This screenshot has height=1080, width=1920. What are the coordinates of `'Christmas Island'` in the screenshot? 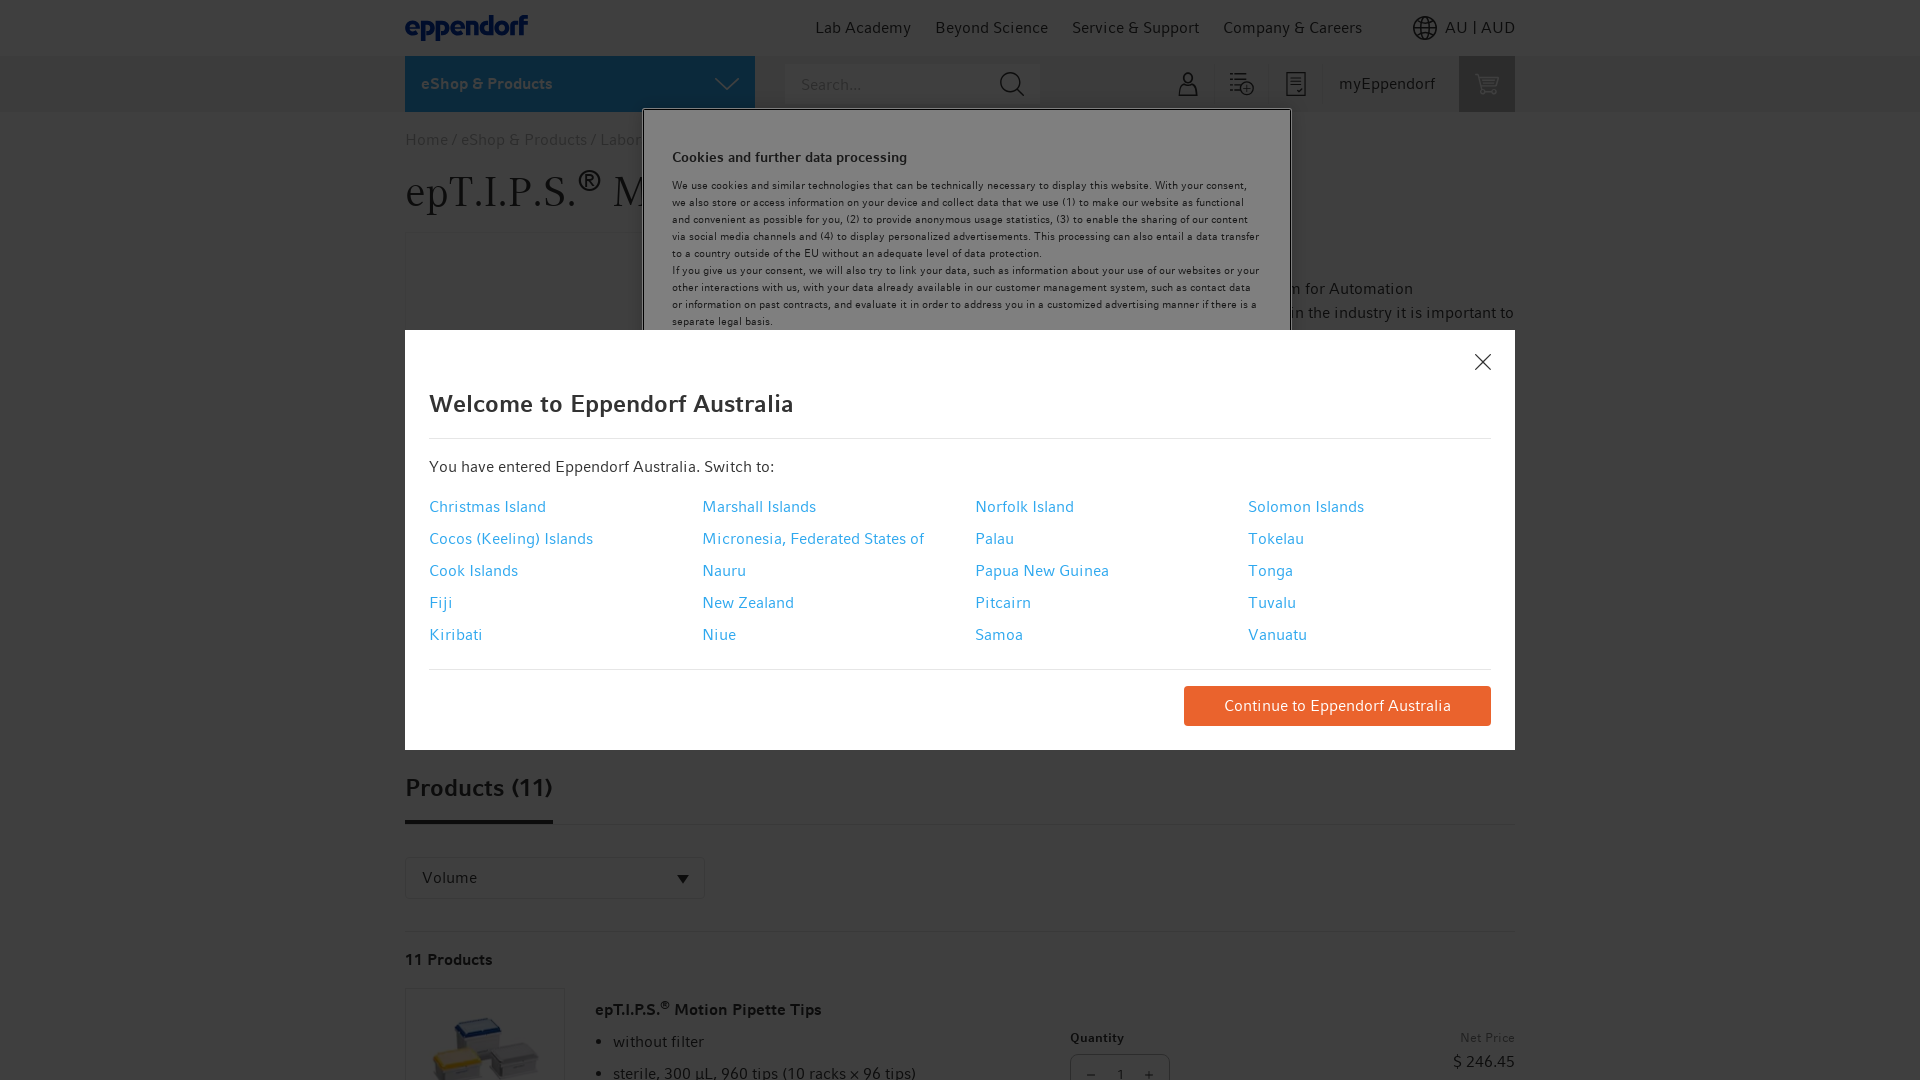 It's located at (487, 505).